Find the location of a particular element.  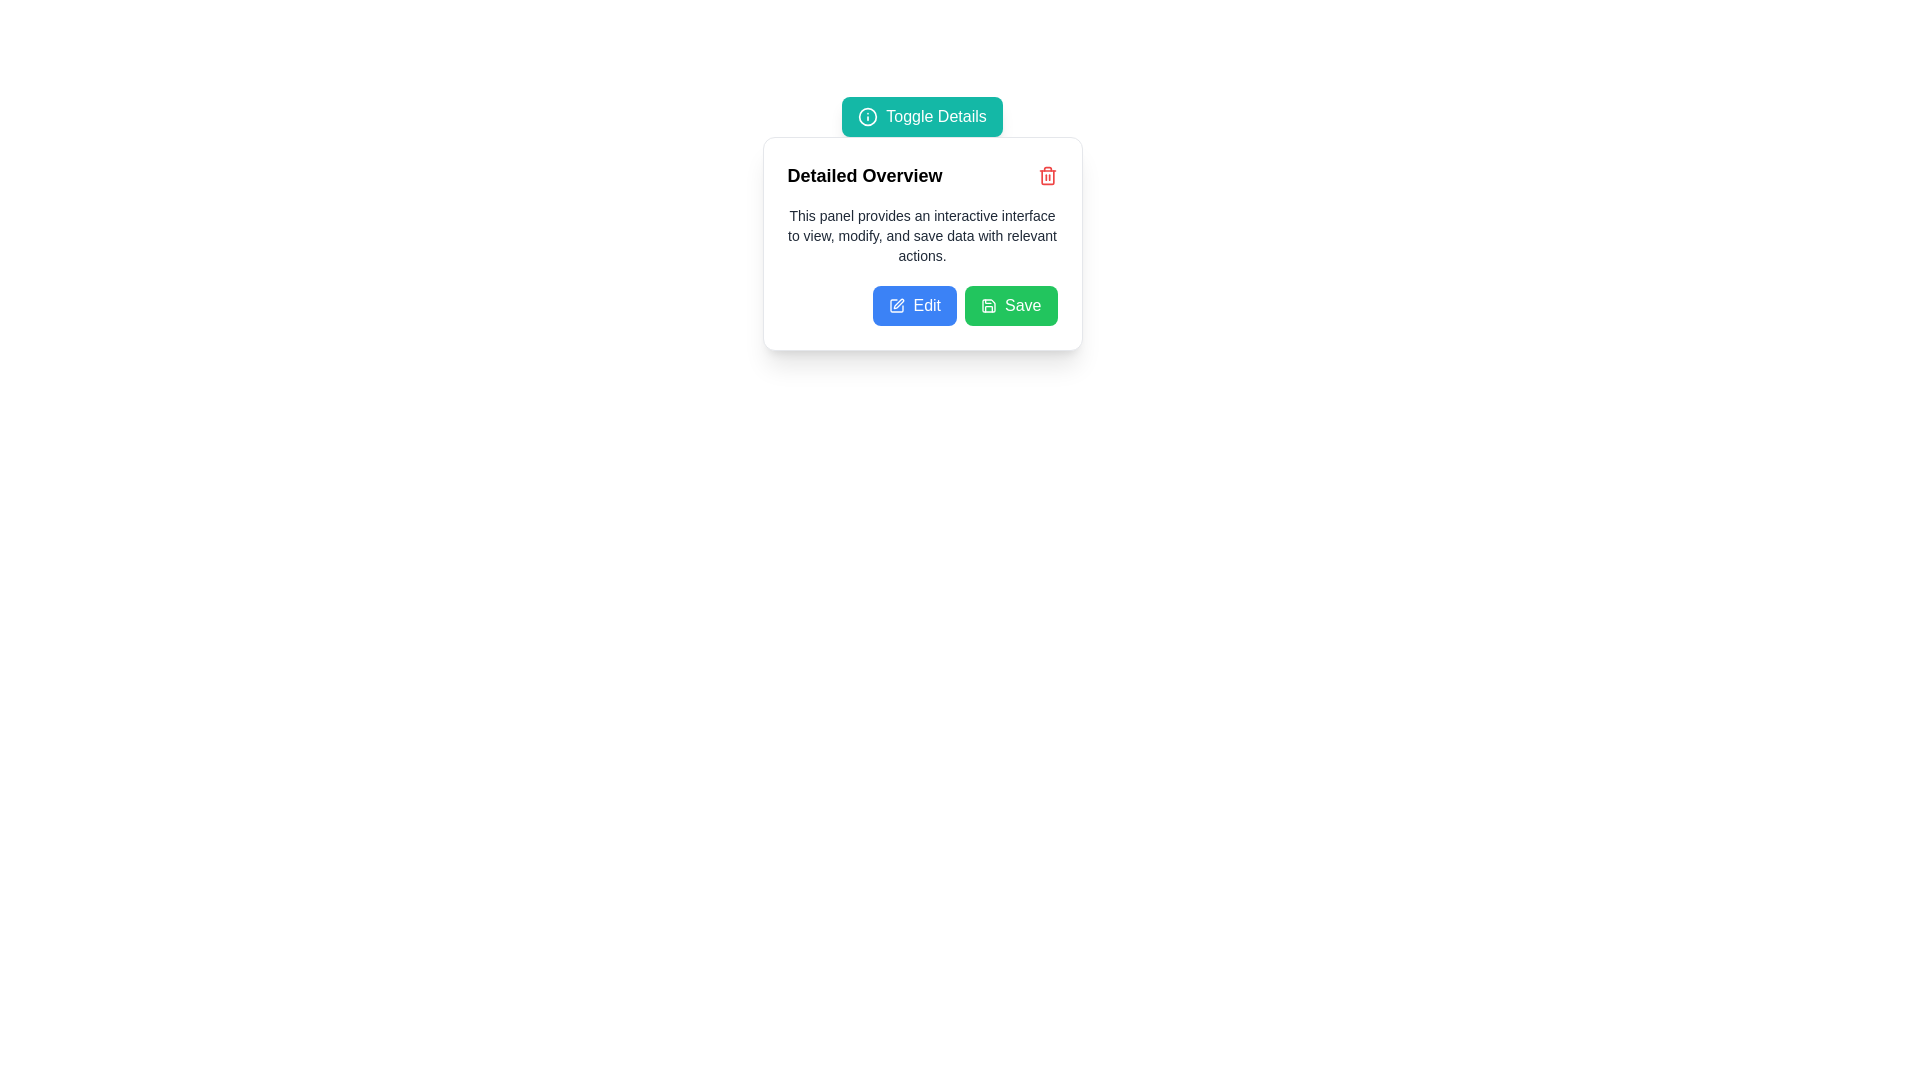

the teal rectangular button with rounded edges labeled 'Toggle Details' is located at coordinates (921, 116).